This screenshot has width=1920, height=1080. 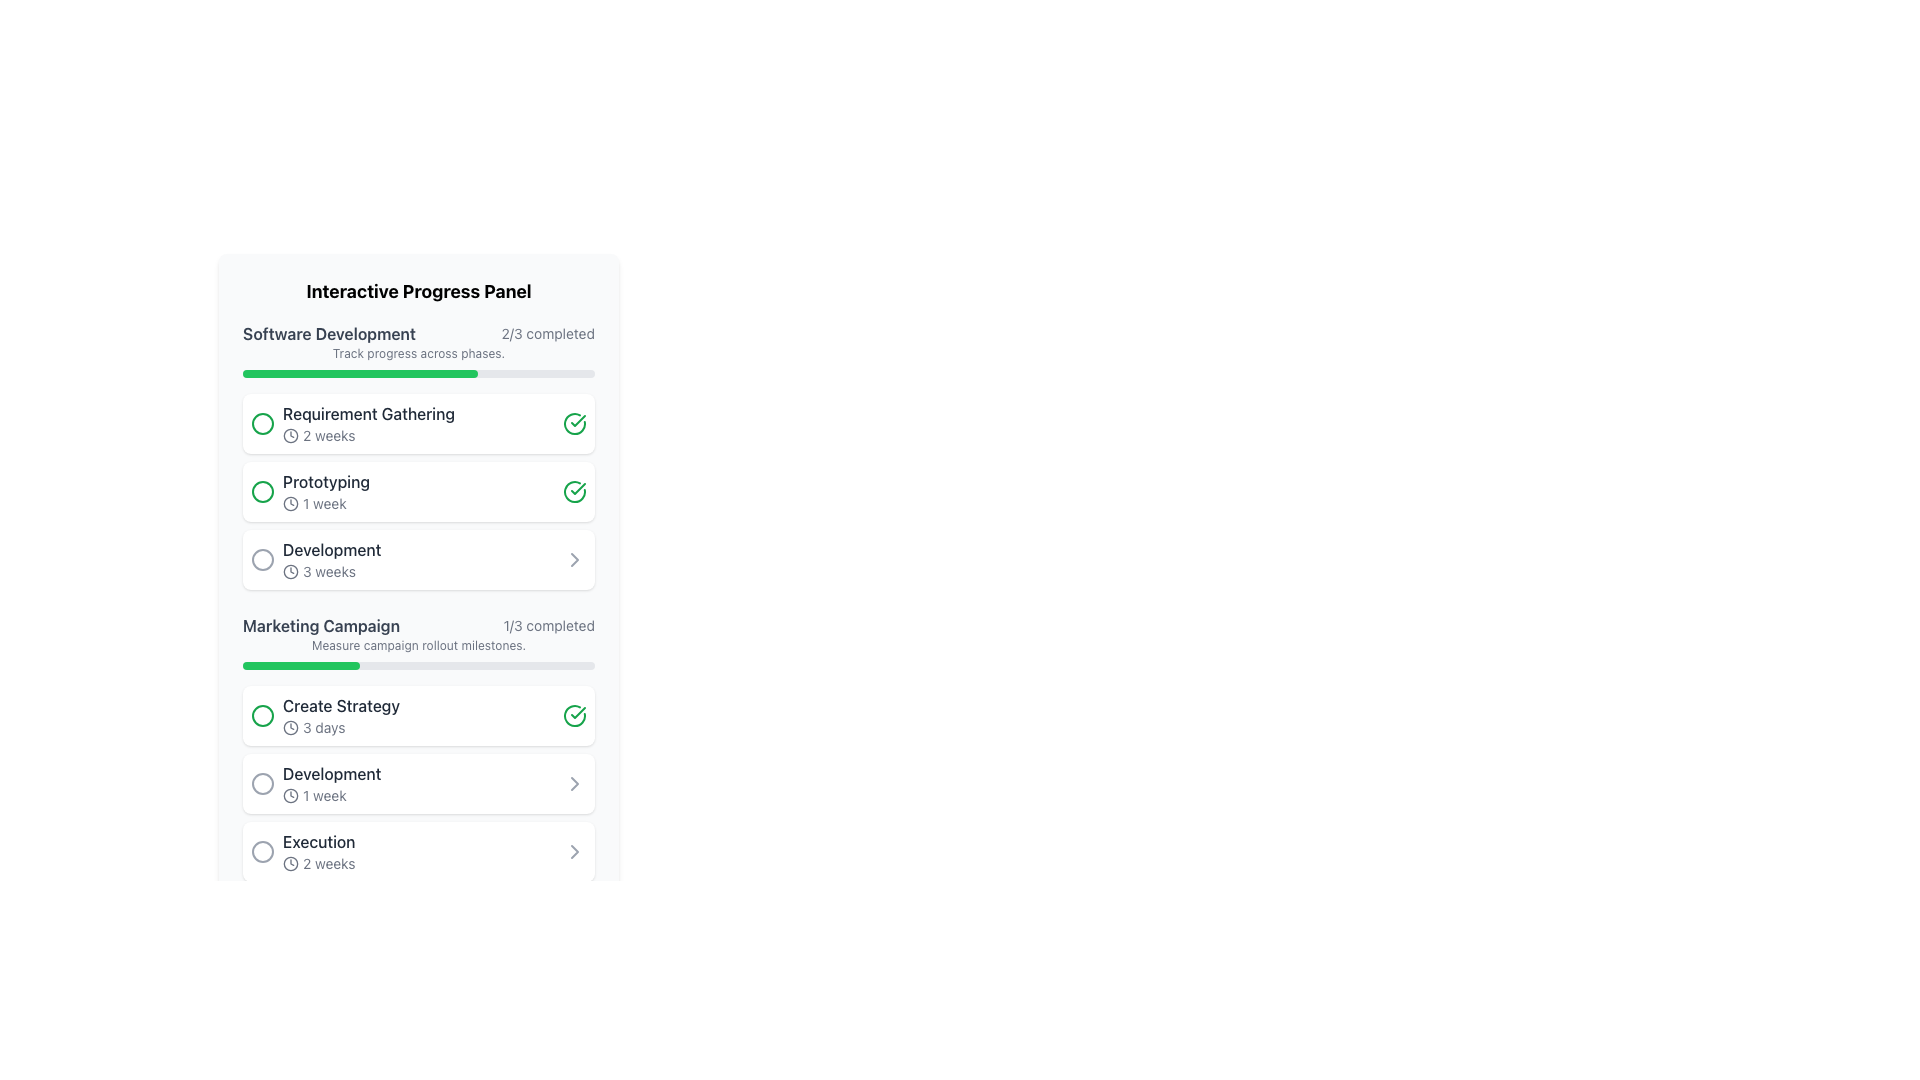 What do you see at coordinates (360, 374) in the screenshot?
I see `the green progress indicator bar located under the 'Software Development' header, which is styled with rounded ends and occupies two-thirds of the outer gray bar` at bounding box center [360, 374].